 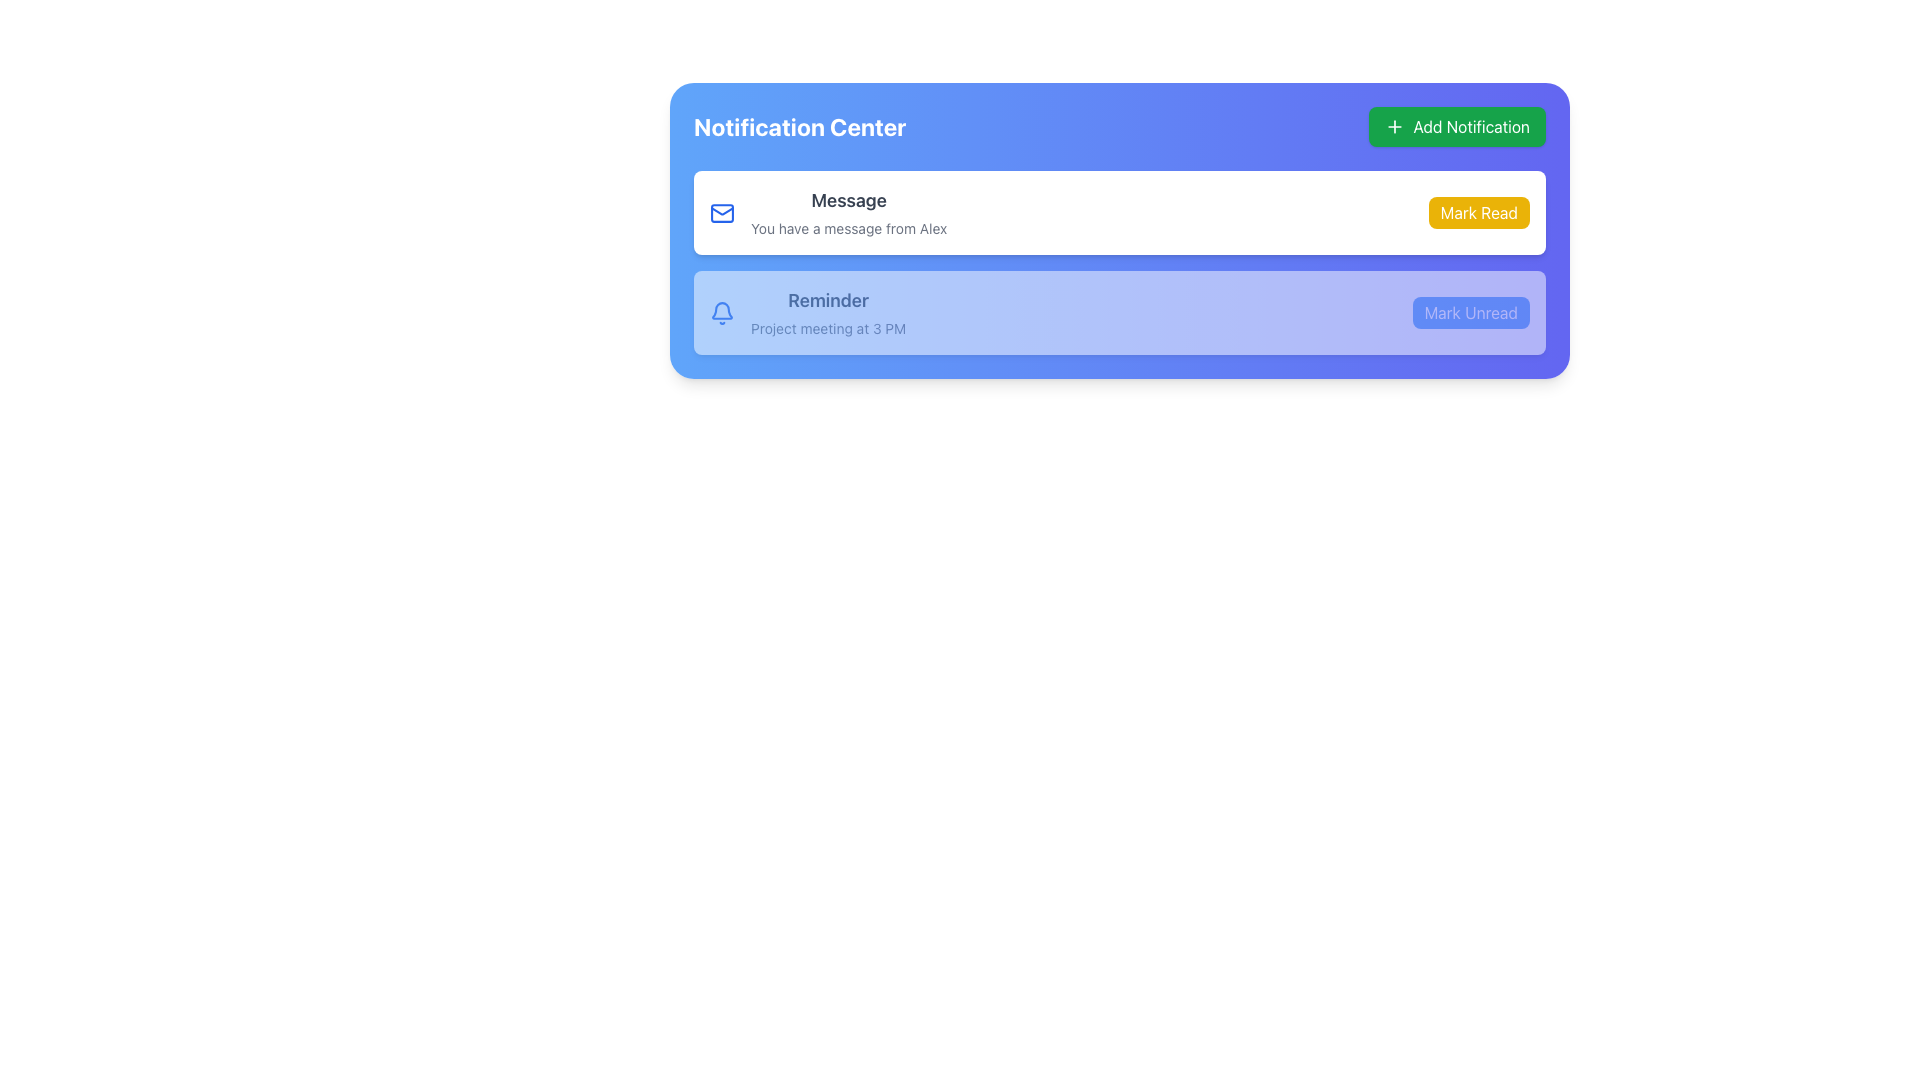 What do you see at coordinates (828, 312) in the screenshot?
I see `text content of the title and description in the second notification item of the Notification Center, which indicates a reminder for a project meeting at 3 PM` at bounding box center [828, 312].